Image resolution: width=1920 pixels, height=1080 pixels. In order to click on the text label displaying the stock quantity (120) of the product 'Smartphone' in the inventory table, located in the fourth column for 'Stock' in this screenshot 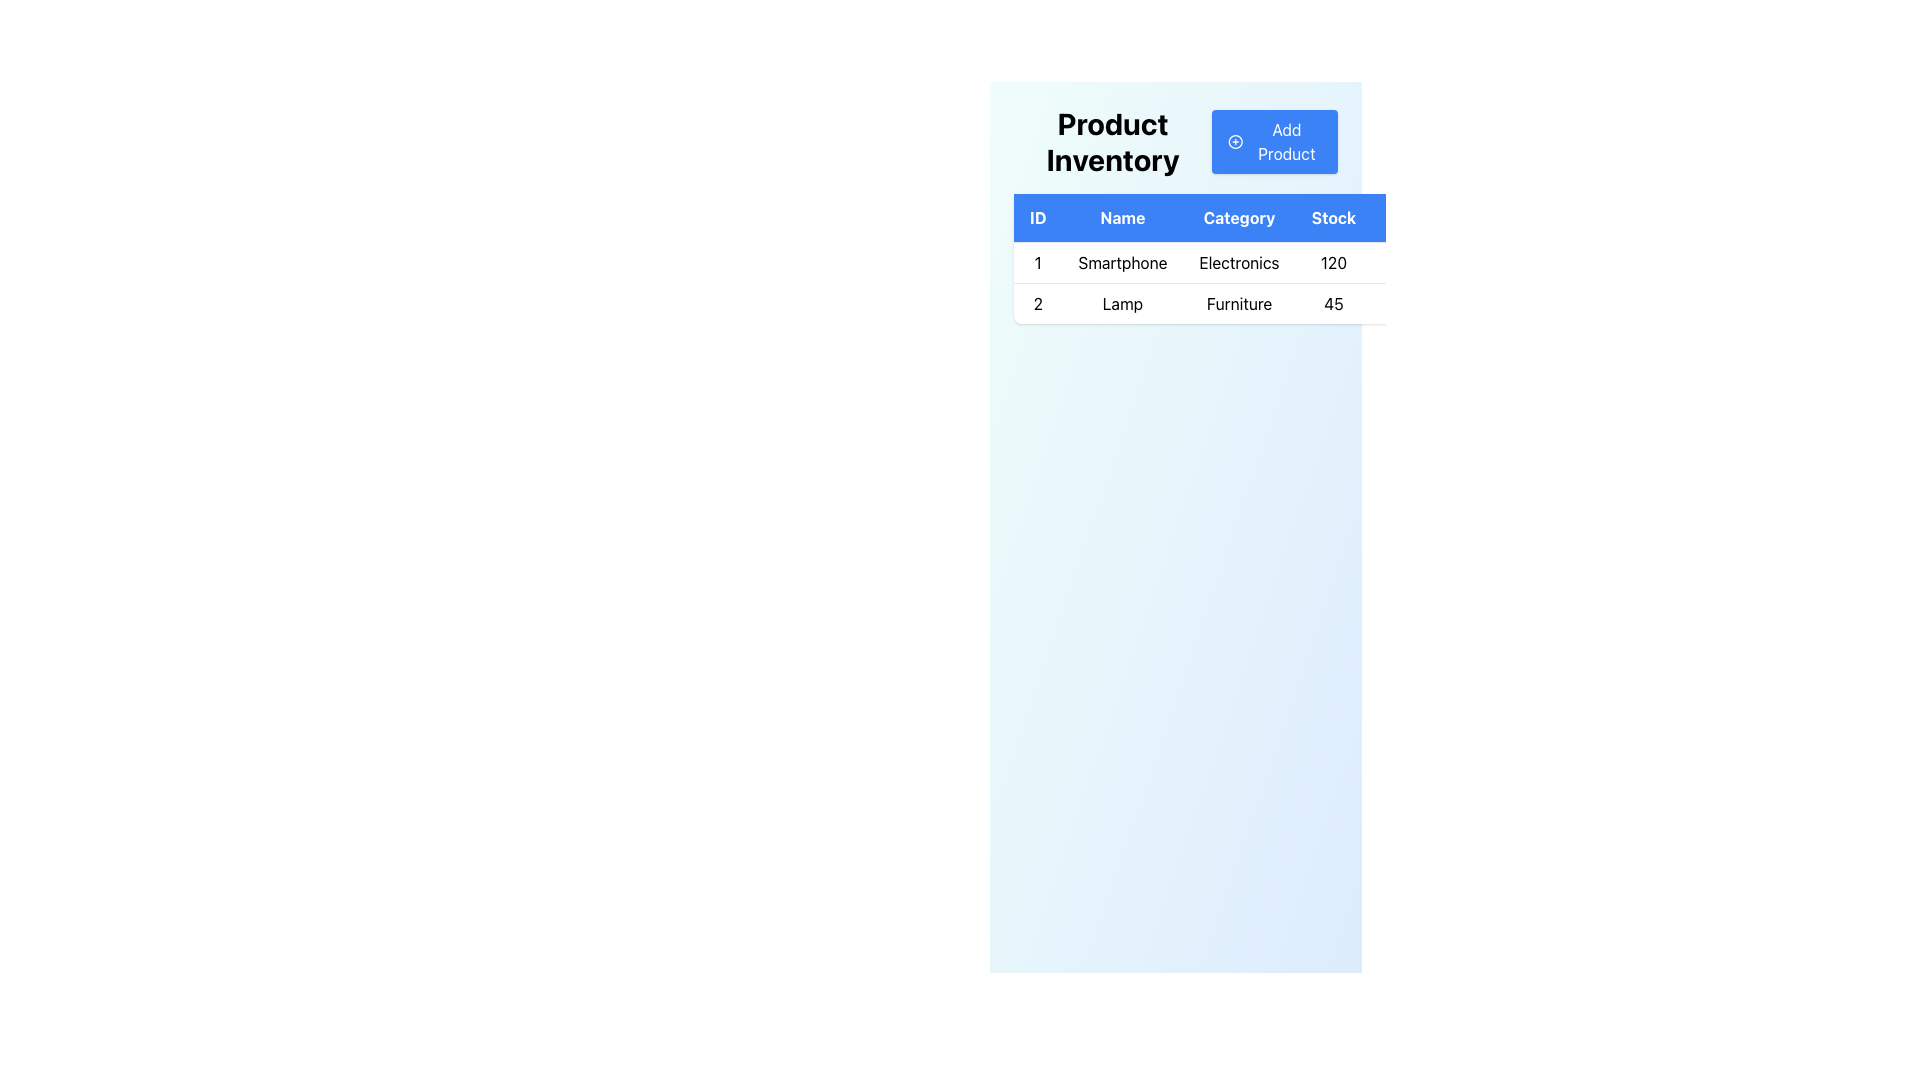, I will do `click(1334, 261)`.